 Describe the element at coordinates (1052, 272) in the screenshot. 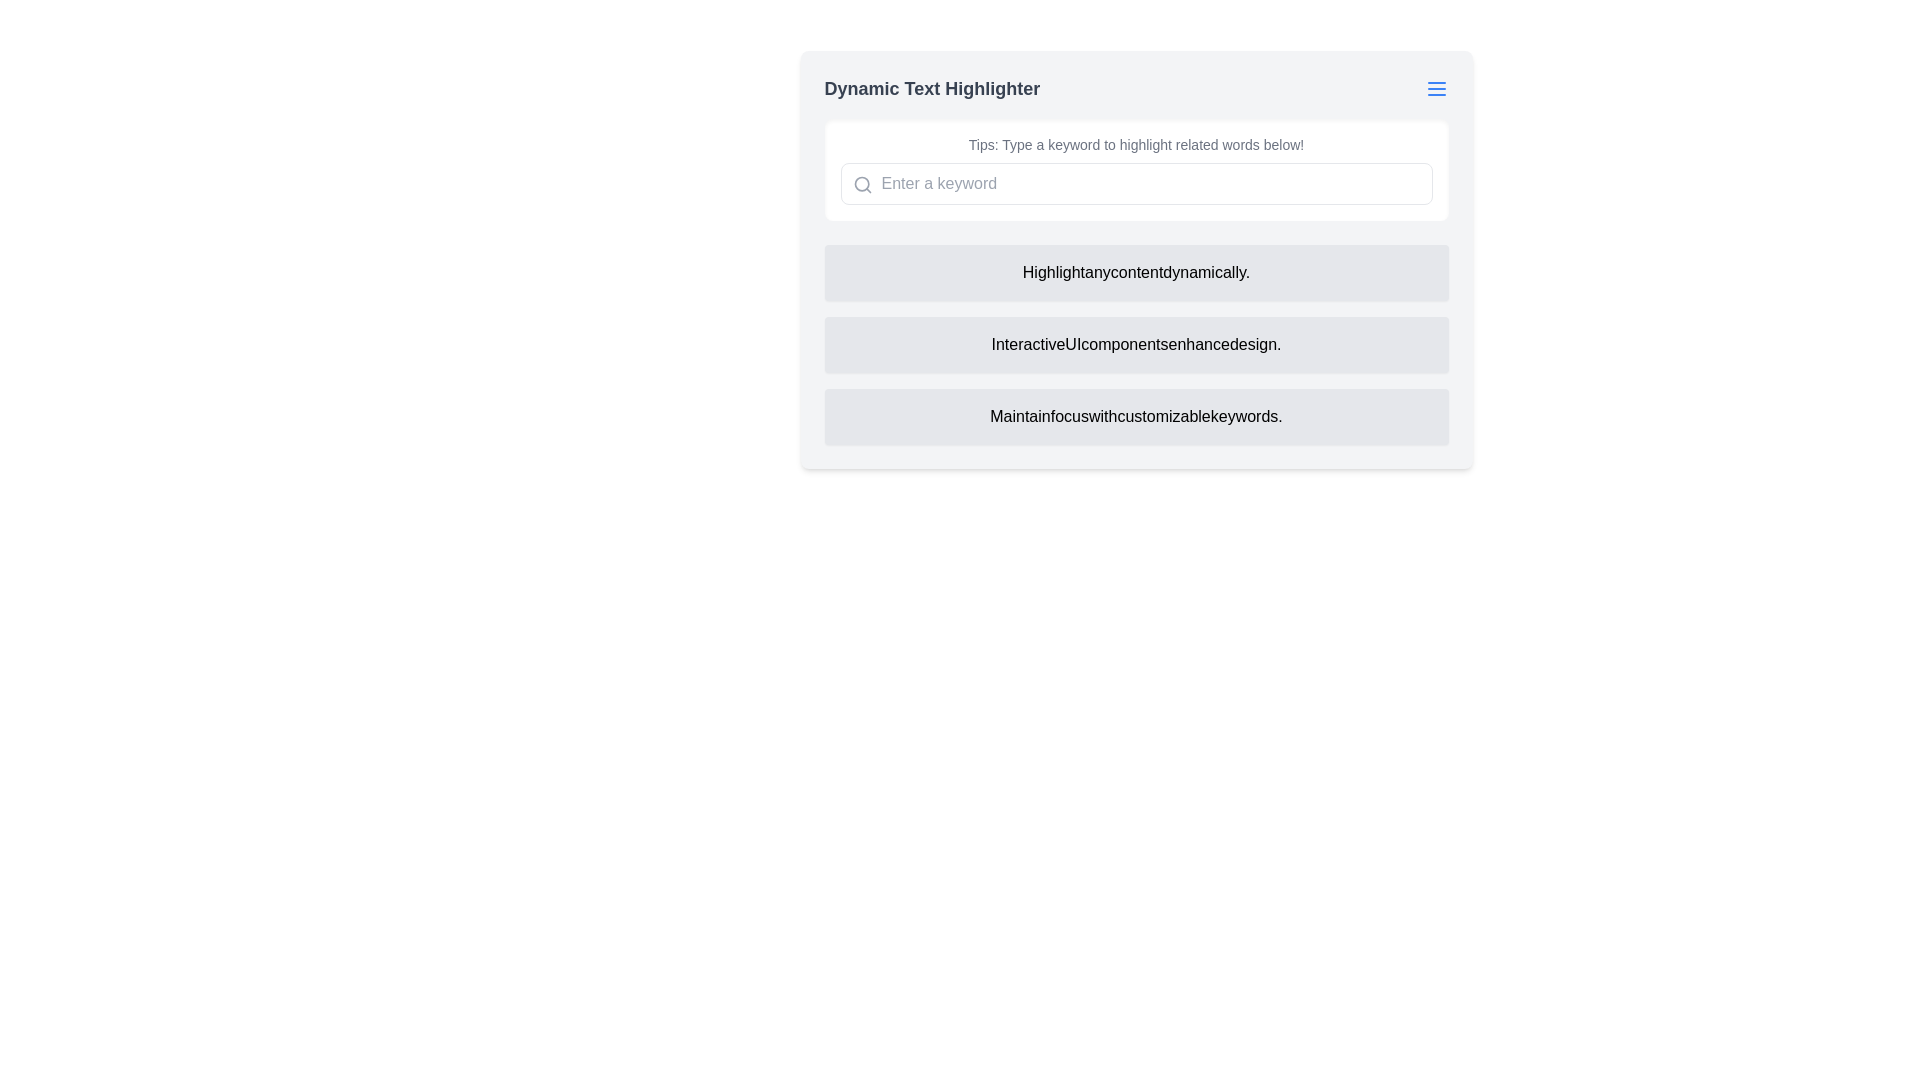

I see `the static text label displaying 'Highlight', which is located in the upper portion of the interface and part of the sentence 'Highlight any content dynamically.'` at that location.